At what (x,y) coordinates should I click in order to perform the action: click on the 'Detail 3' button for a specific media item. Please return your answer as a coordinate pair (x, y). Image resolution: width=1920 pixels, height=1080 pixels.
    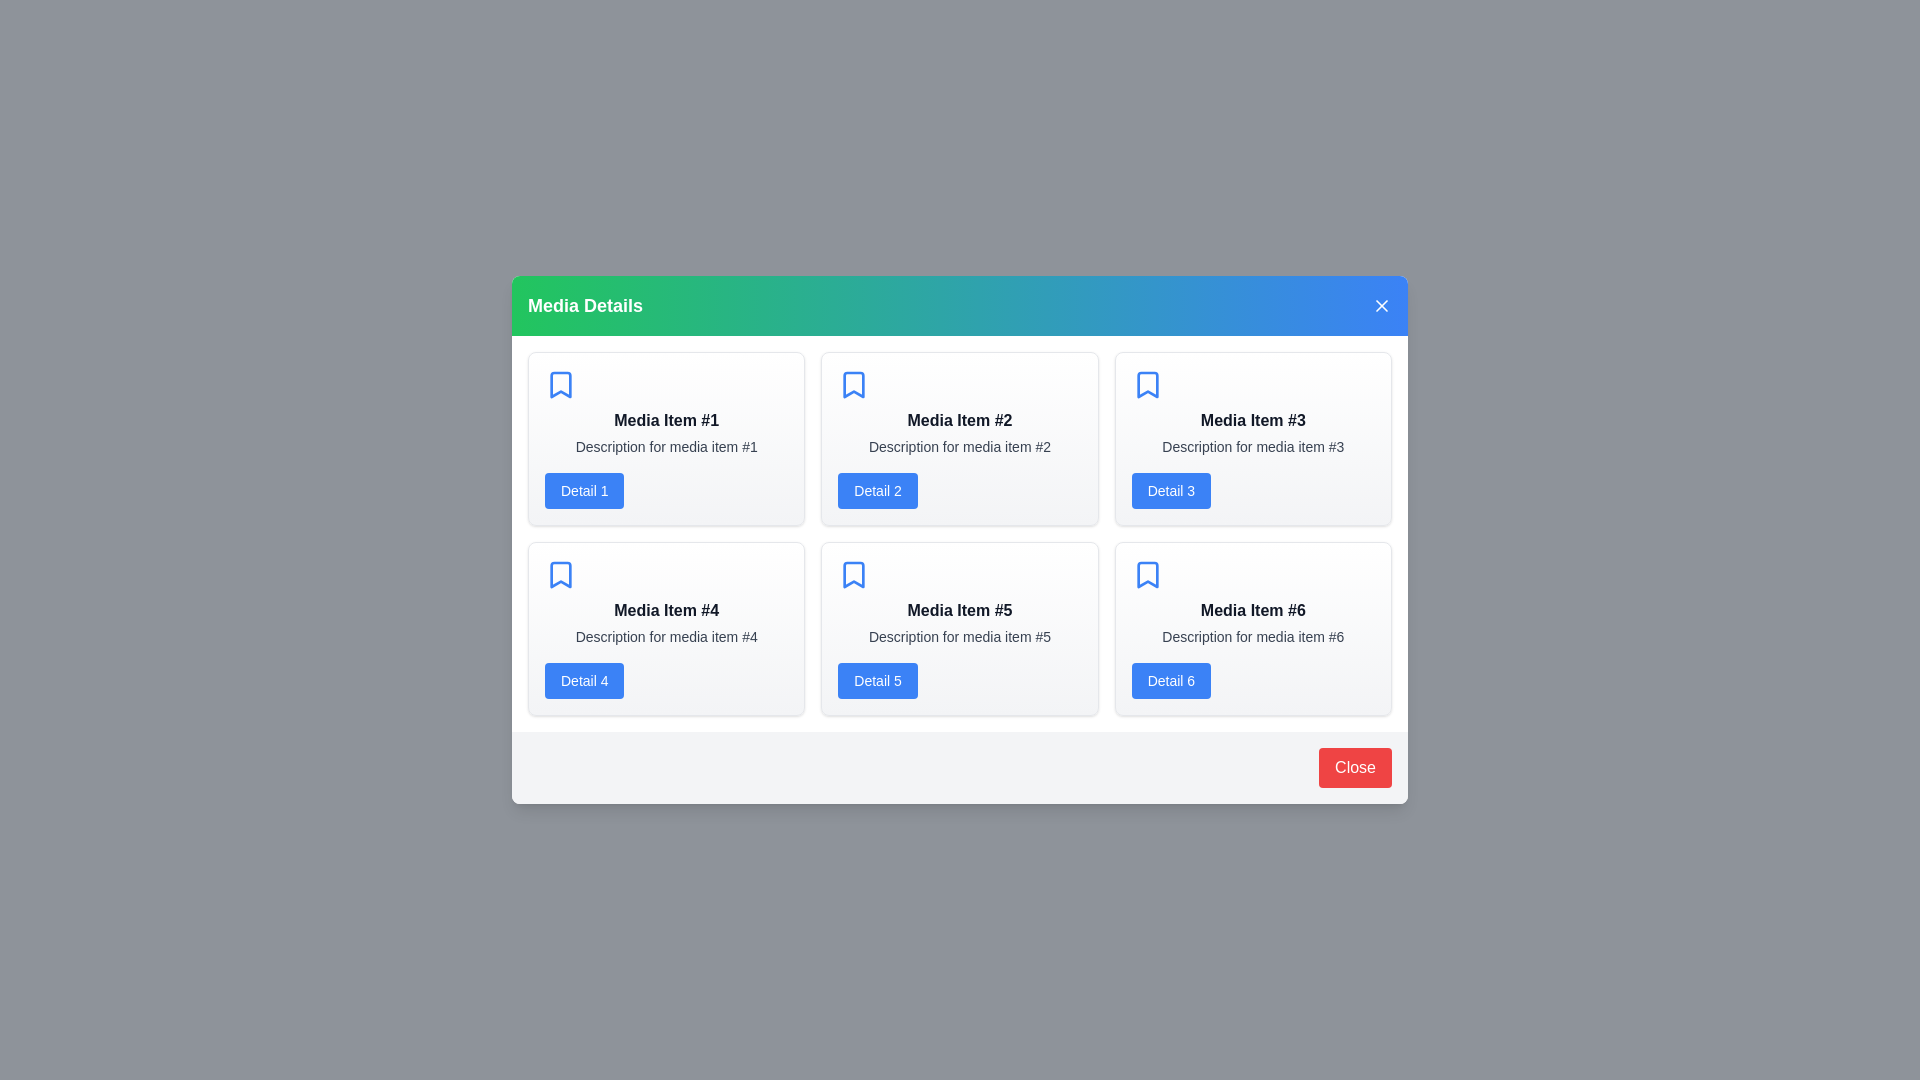
    Looking at the image, I should click on (1171, 490).